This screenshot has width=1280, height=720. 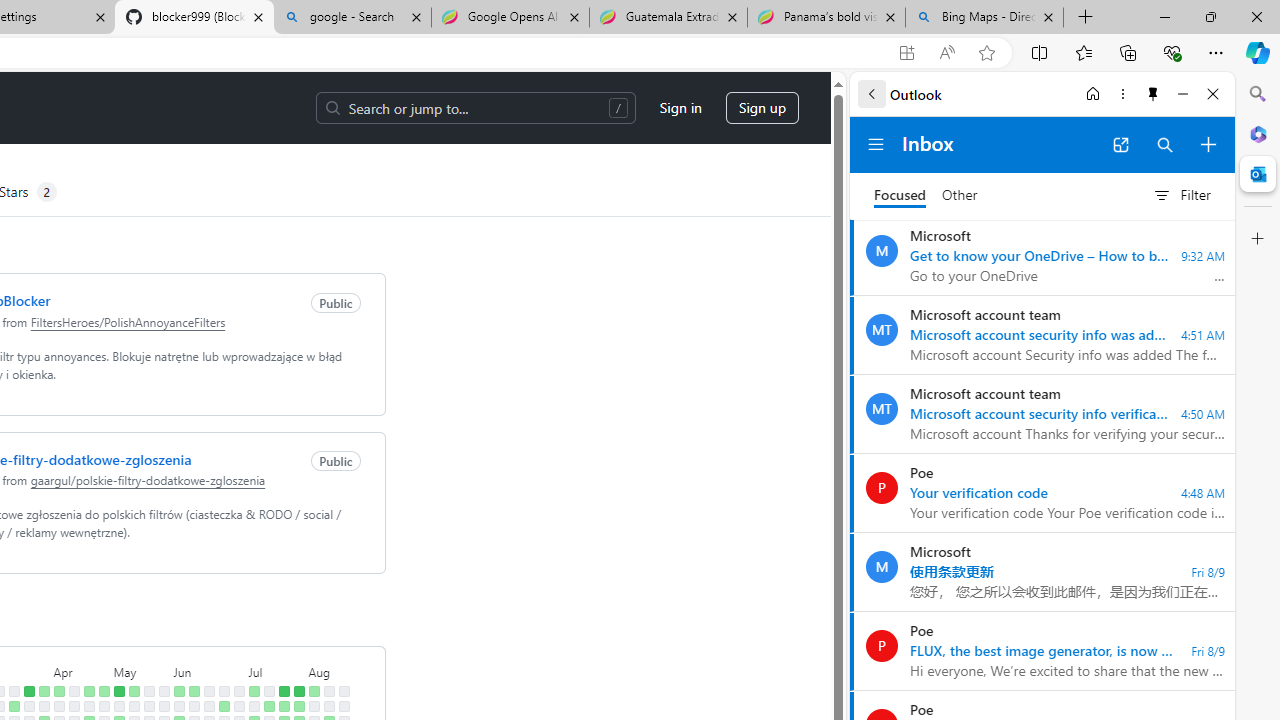 What do you see at coordinates (28, 705) in the screenshot?
I see `'No contributions on March 25th.'` at bounding box center [28, 705].